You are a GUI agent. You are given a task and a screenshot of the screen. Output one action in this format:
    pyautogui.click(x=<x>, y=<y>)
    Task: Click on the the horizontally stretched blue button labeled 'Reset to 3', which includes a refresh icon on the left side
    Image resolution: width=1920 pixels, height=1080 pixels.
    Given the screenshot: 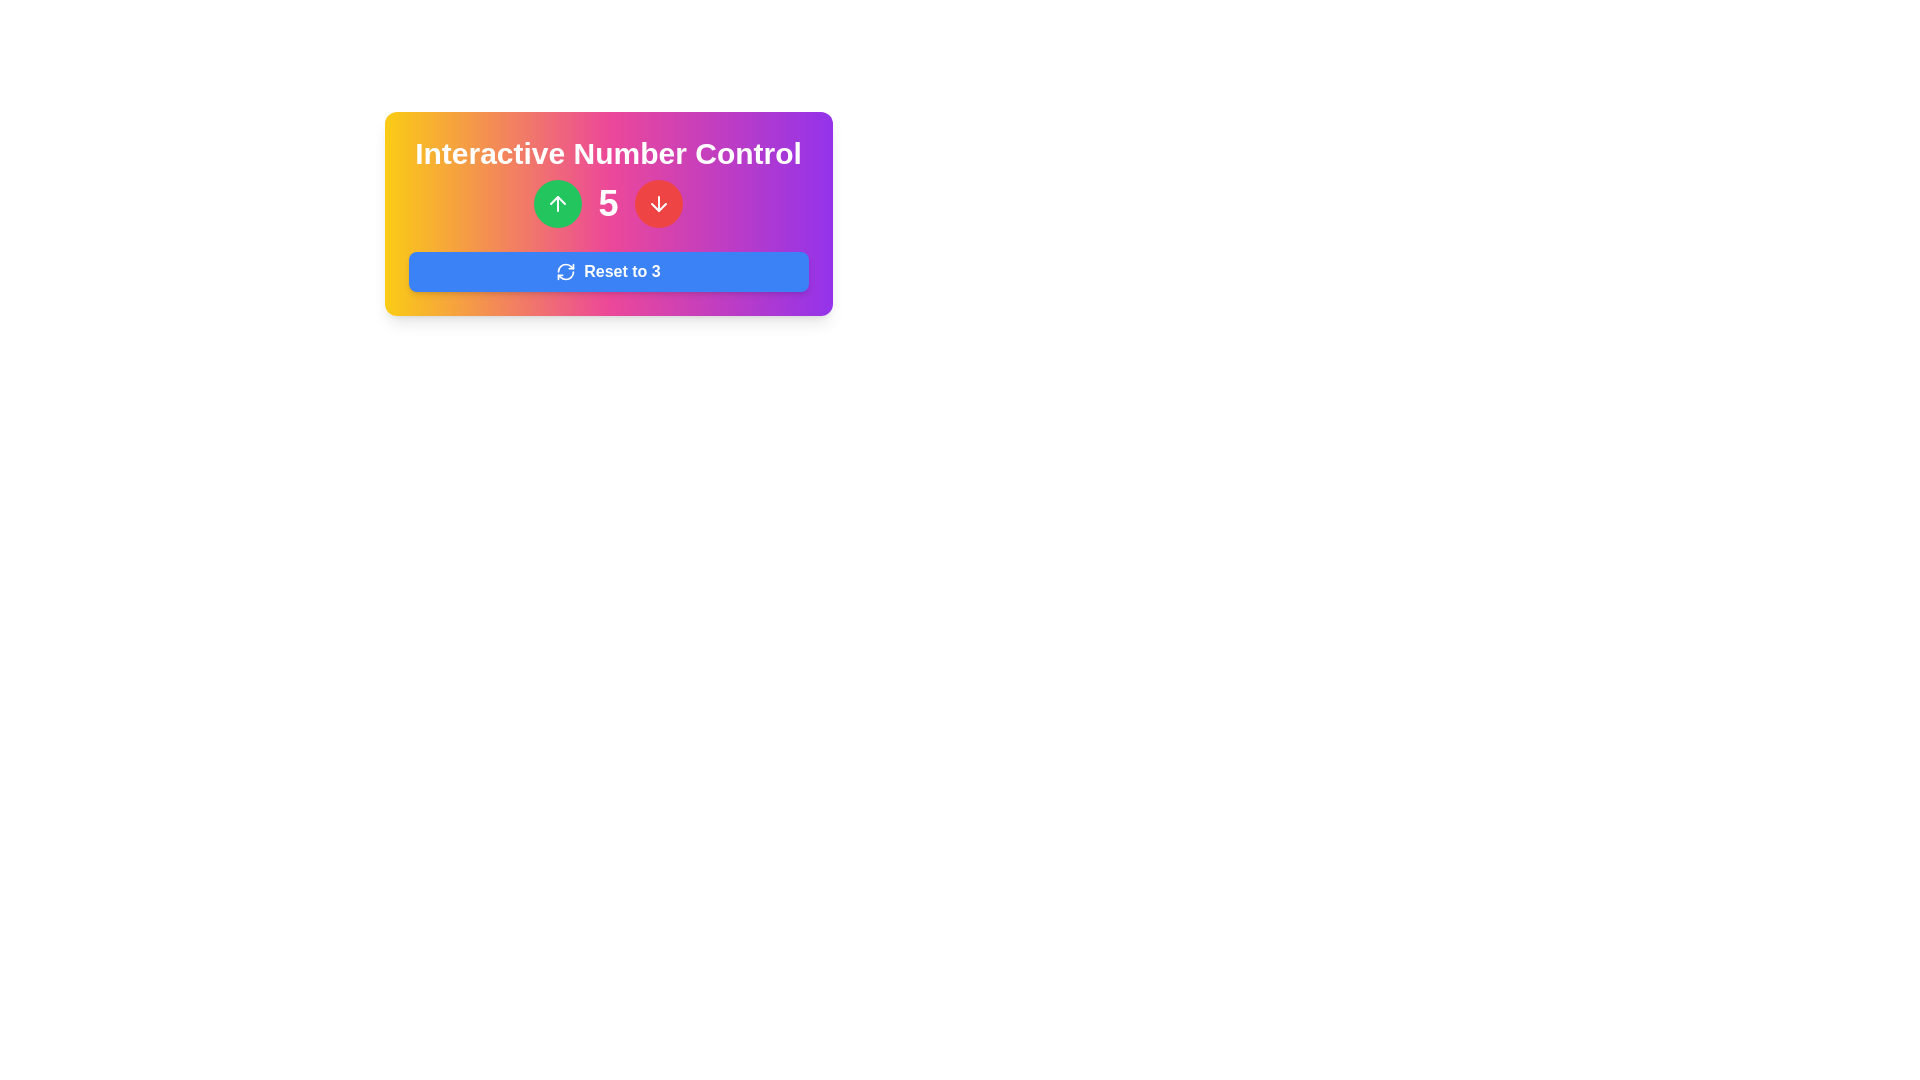 What is the action you would take?
    pyautogui.click(x=607, y=272)
    